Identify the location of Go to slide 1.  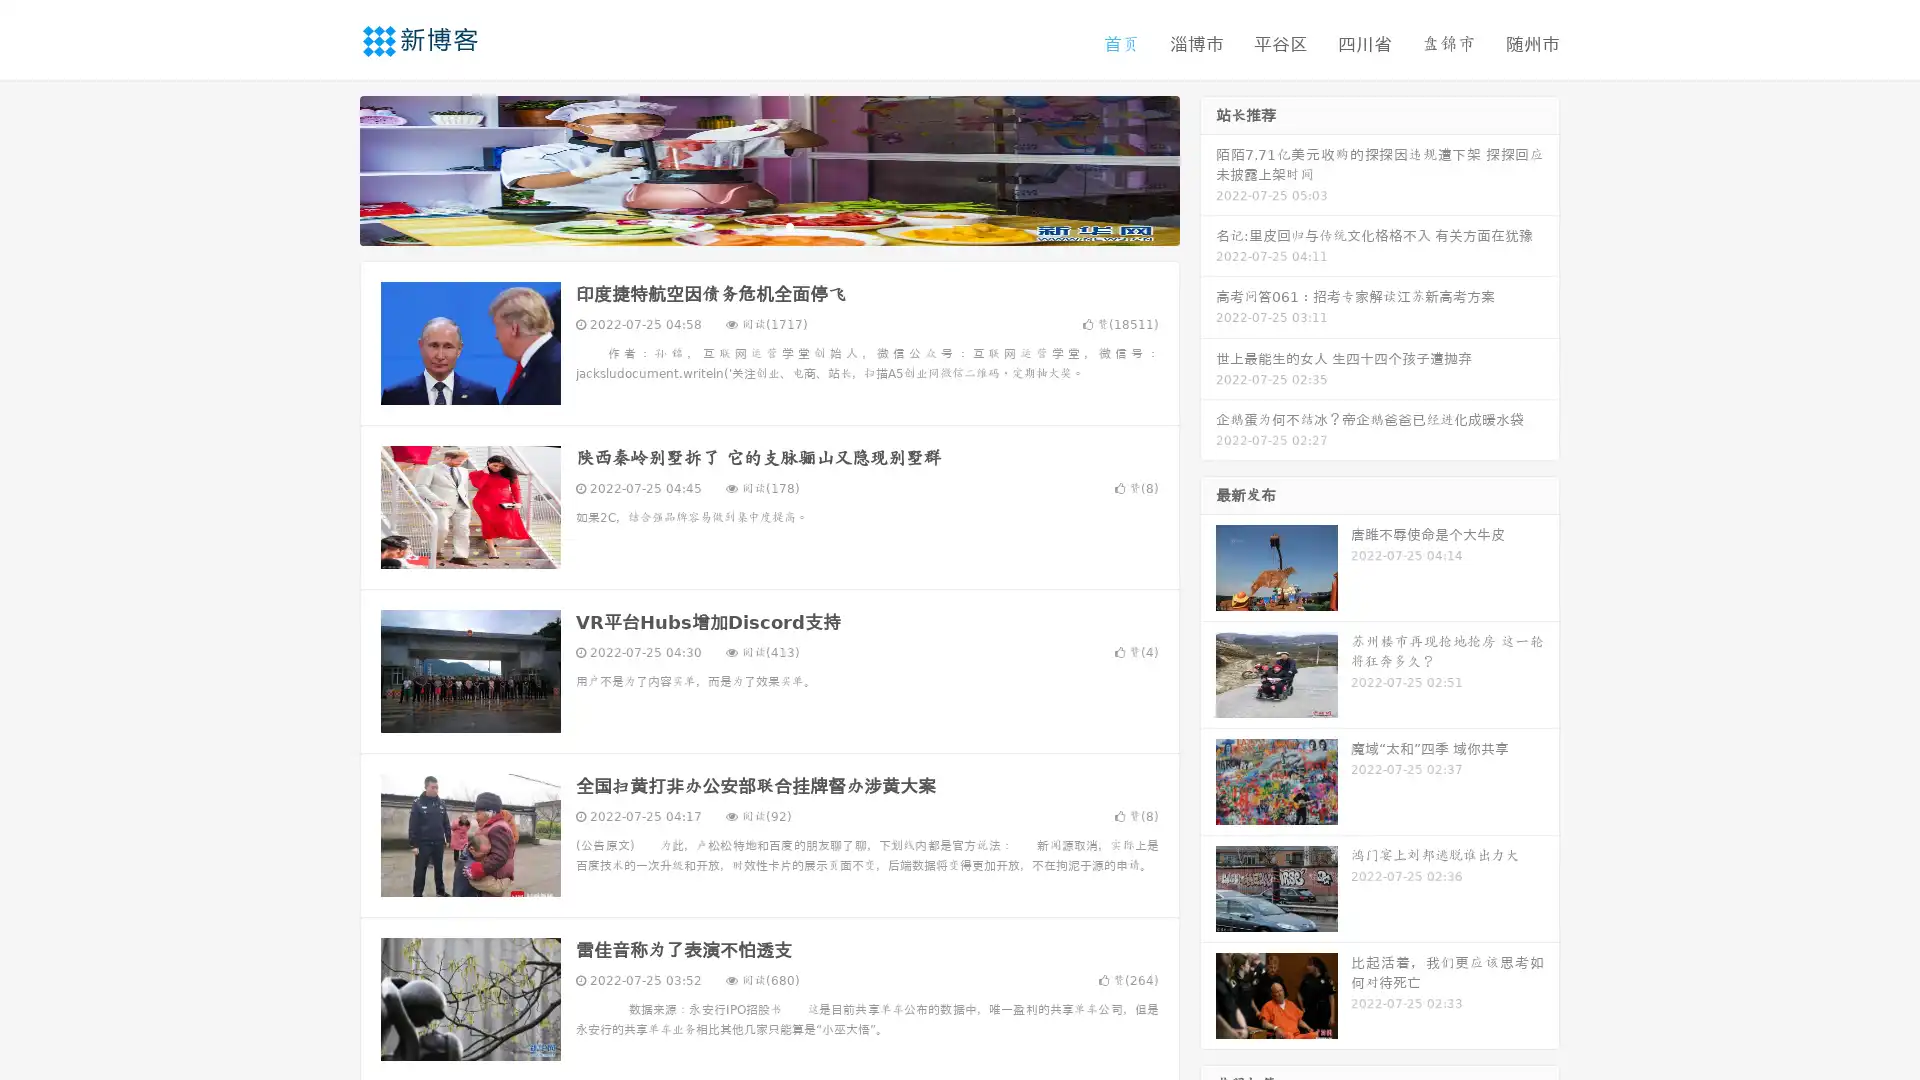
(748, 225).